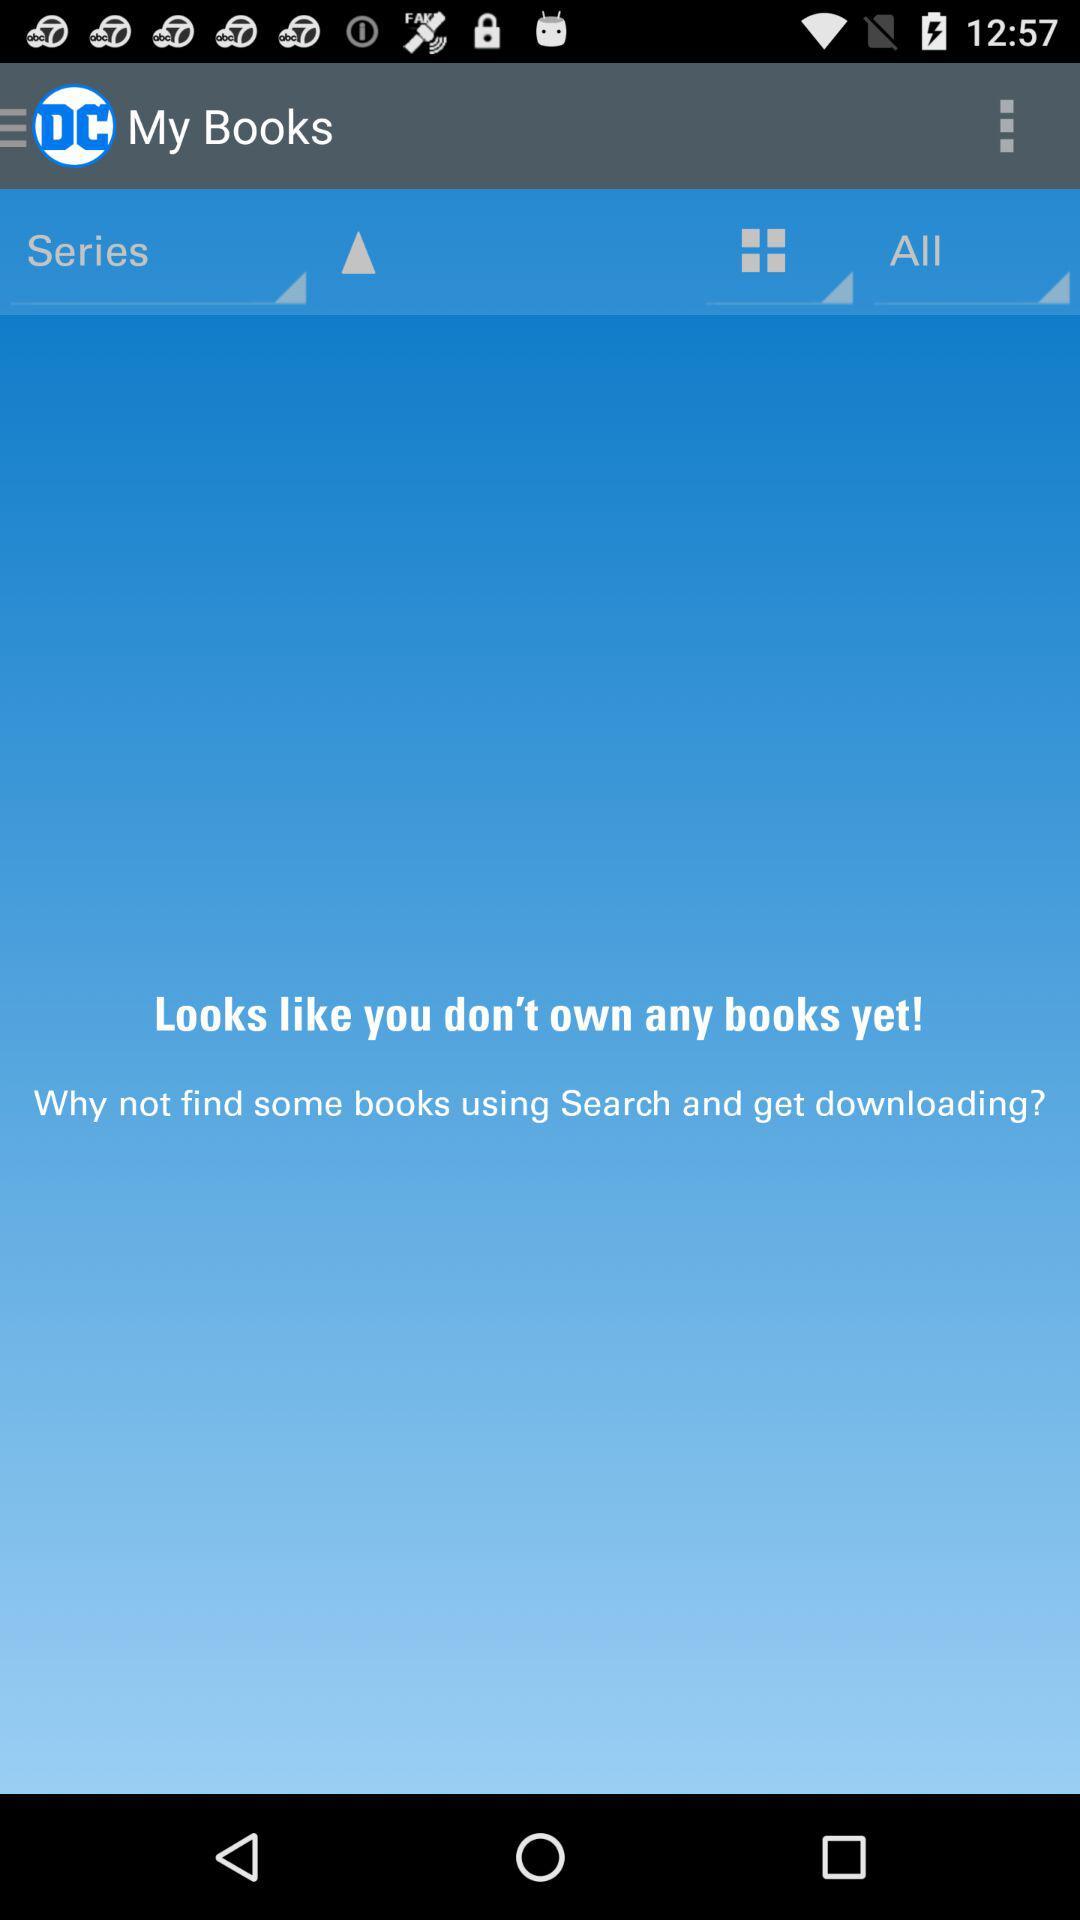  I want to click on the icon to the right of series icon, so click(357, 251).